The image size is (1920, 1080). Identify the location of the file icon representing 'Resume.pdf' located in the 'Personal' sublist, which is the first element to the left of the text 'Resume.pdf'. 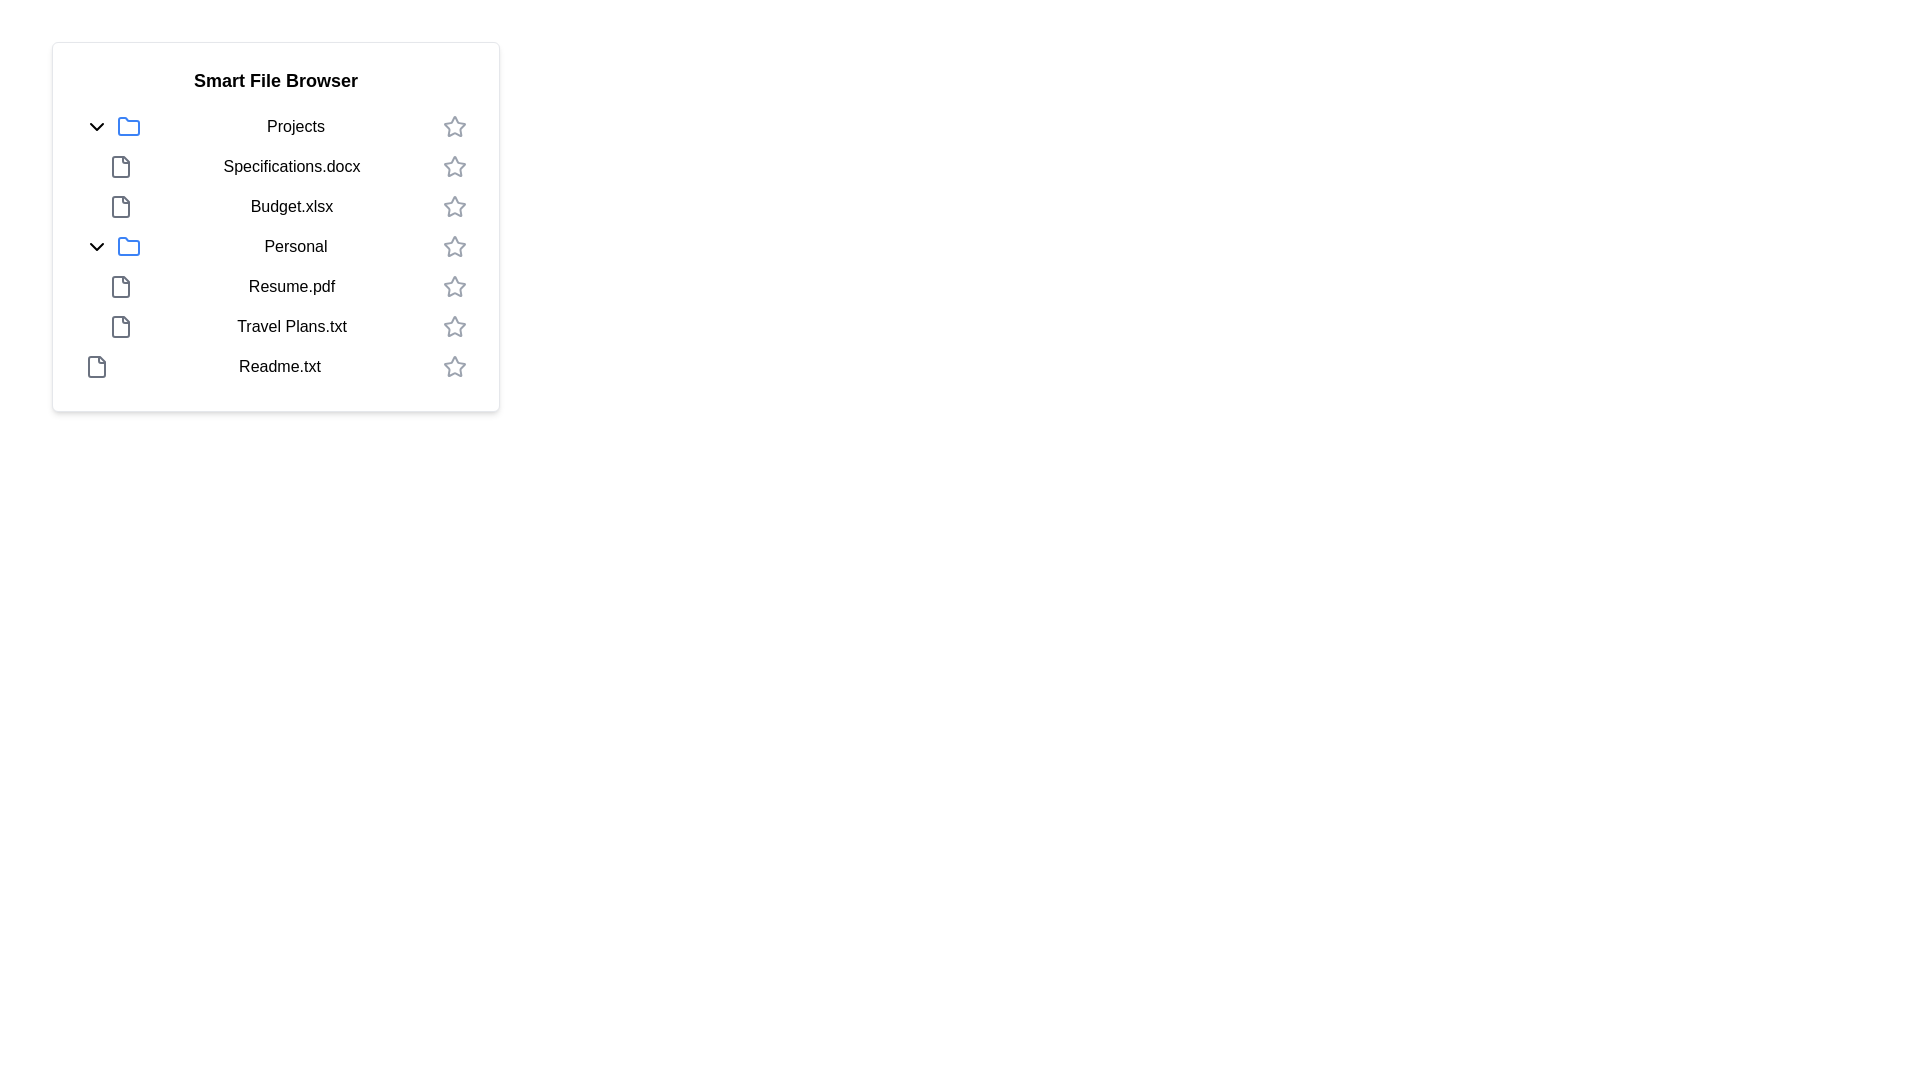
(119, 286).